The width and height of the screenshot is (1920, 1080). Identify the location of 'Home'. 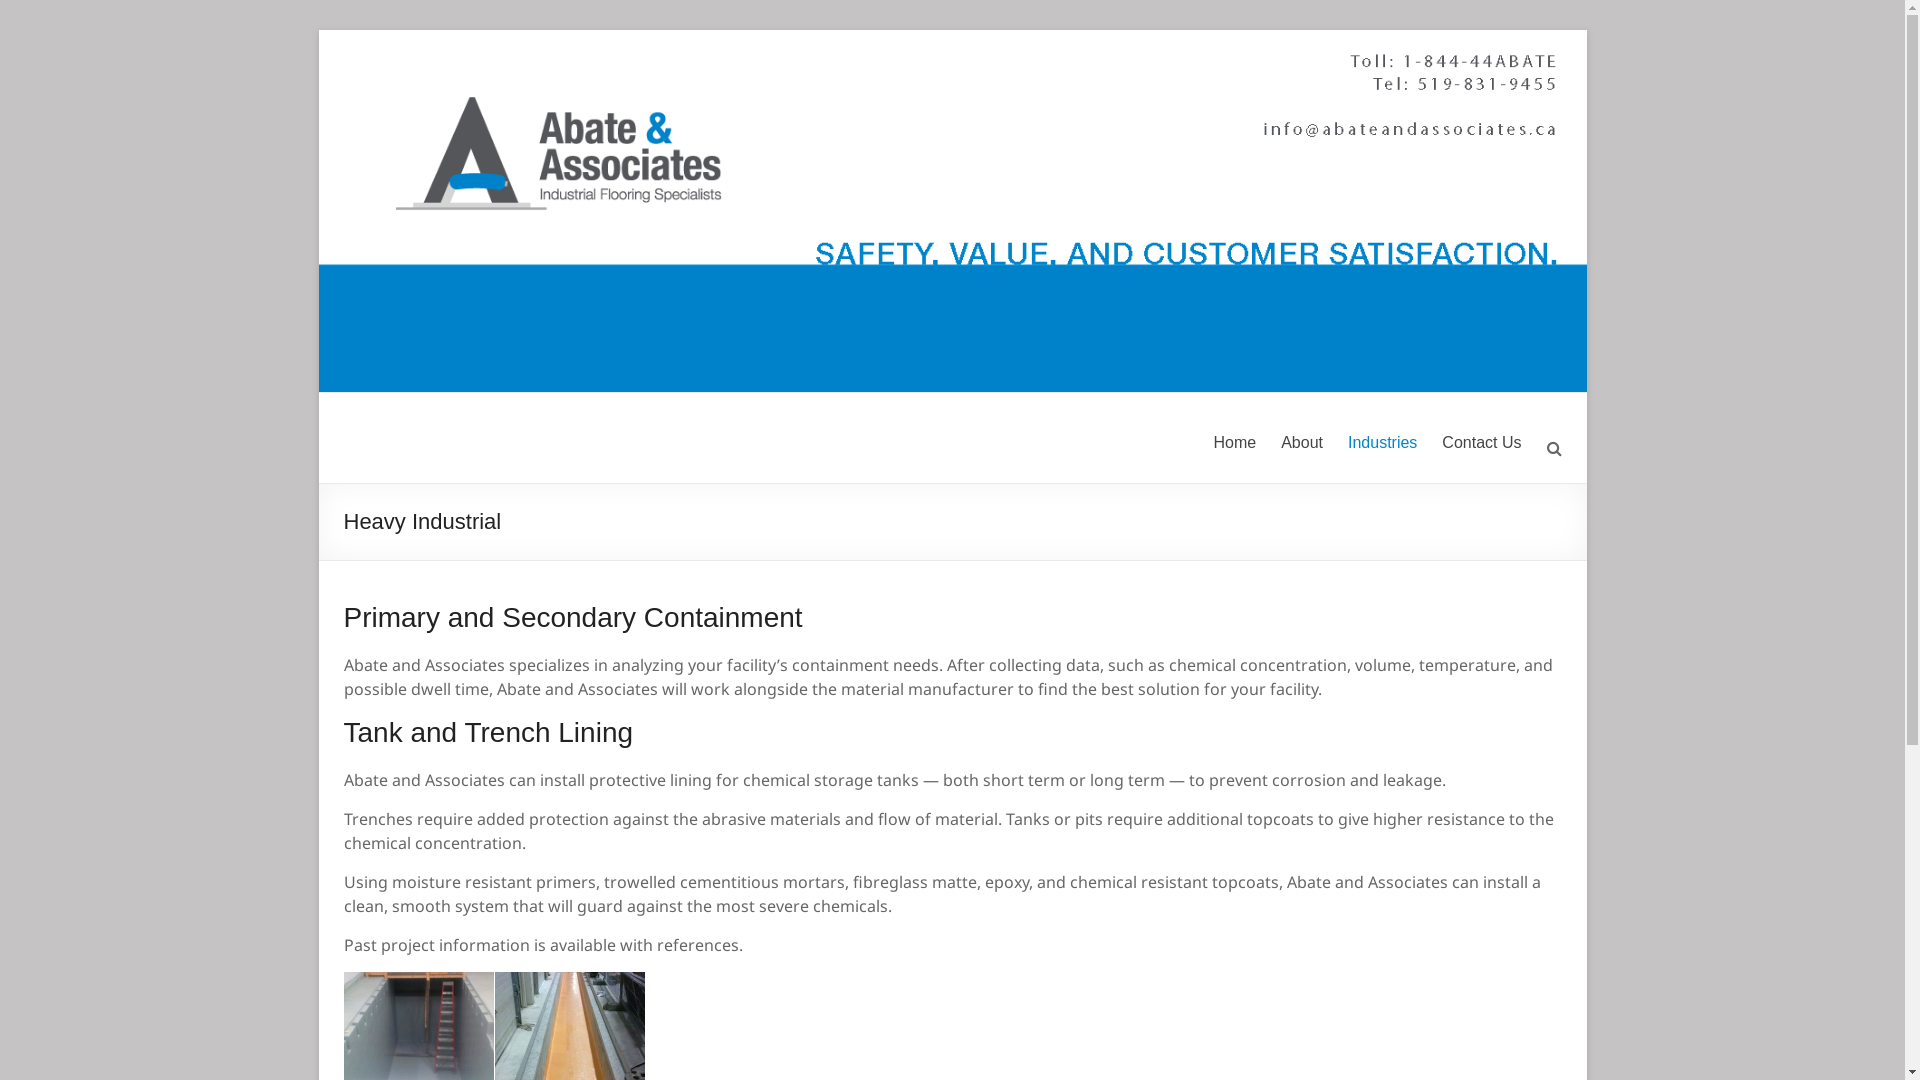
(1233, 442).